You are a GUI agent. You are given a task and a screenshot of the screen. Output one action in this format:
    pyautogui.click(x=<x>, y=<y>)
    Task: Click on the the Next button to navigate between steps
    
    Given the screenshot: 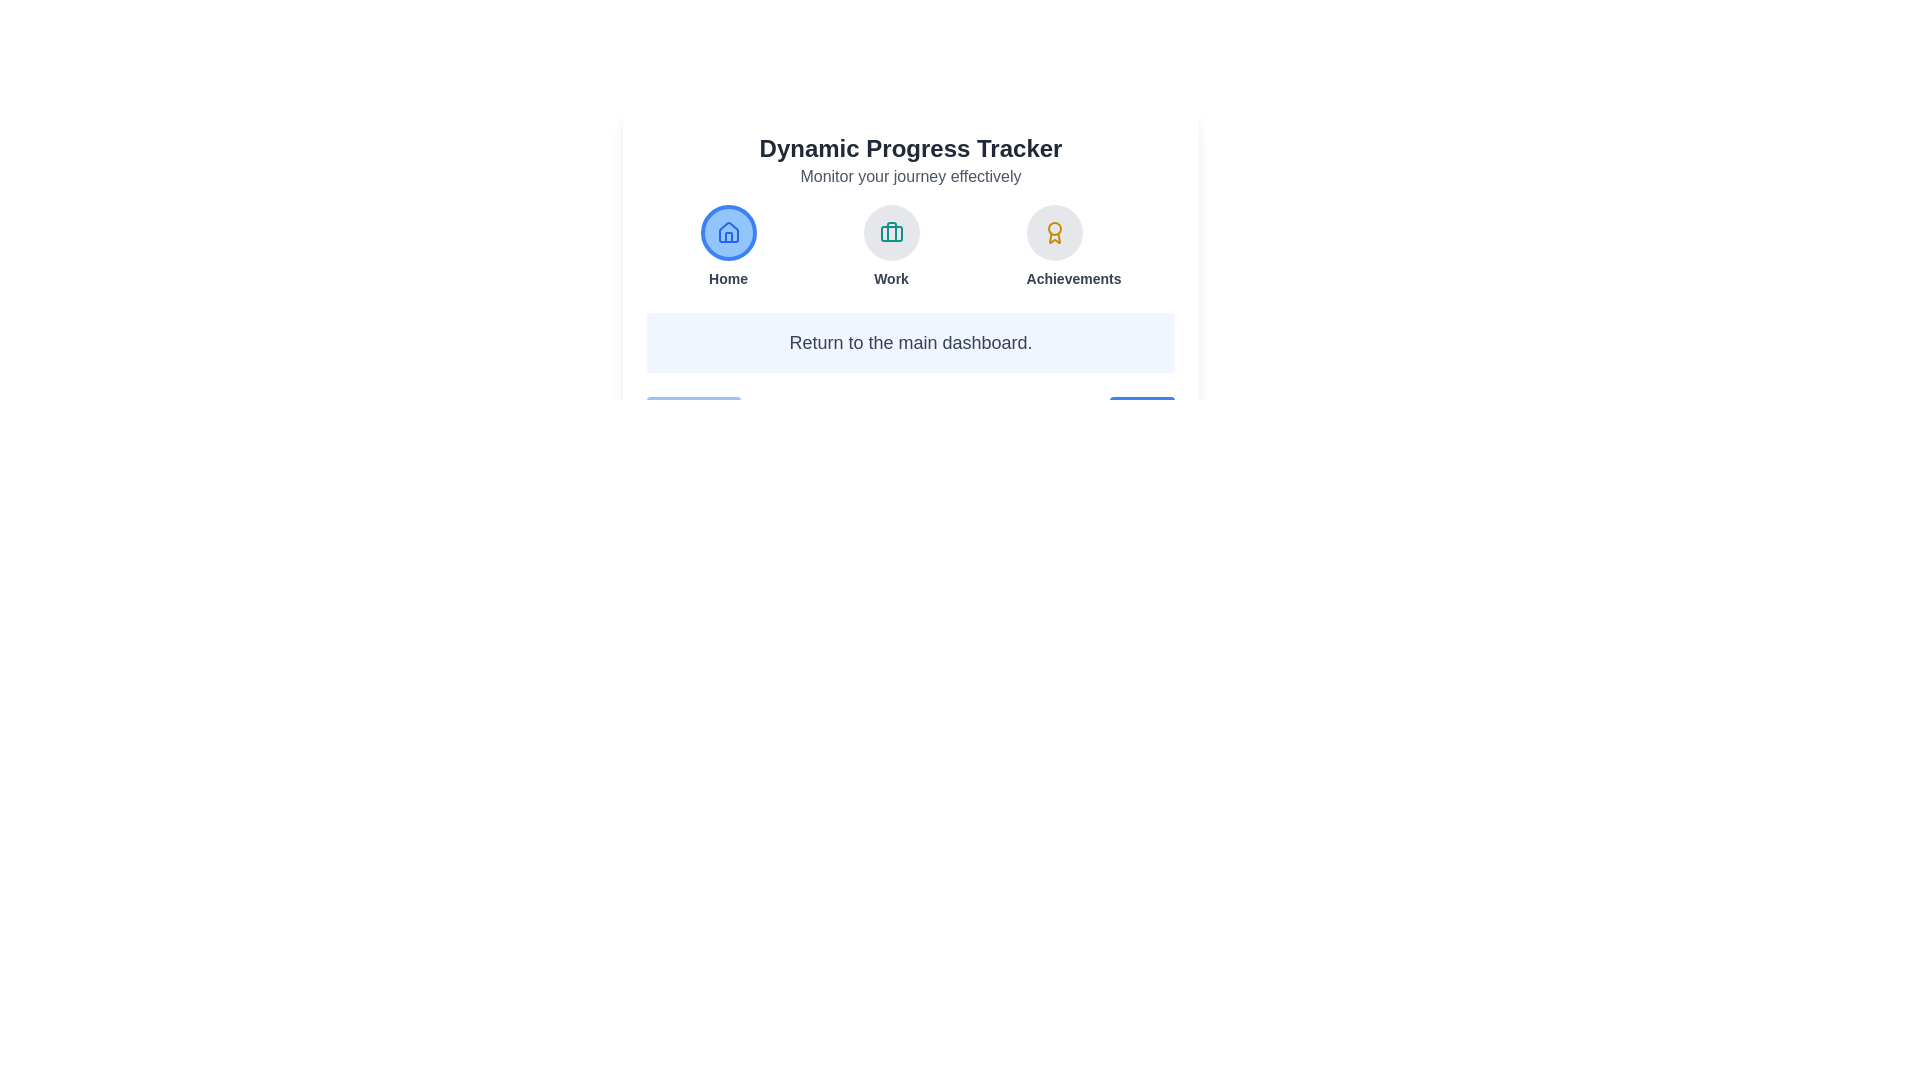 What is the action you would take?
    pyautogui.click(x=1142, y=415)
    